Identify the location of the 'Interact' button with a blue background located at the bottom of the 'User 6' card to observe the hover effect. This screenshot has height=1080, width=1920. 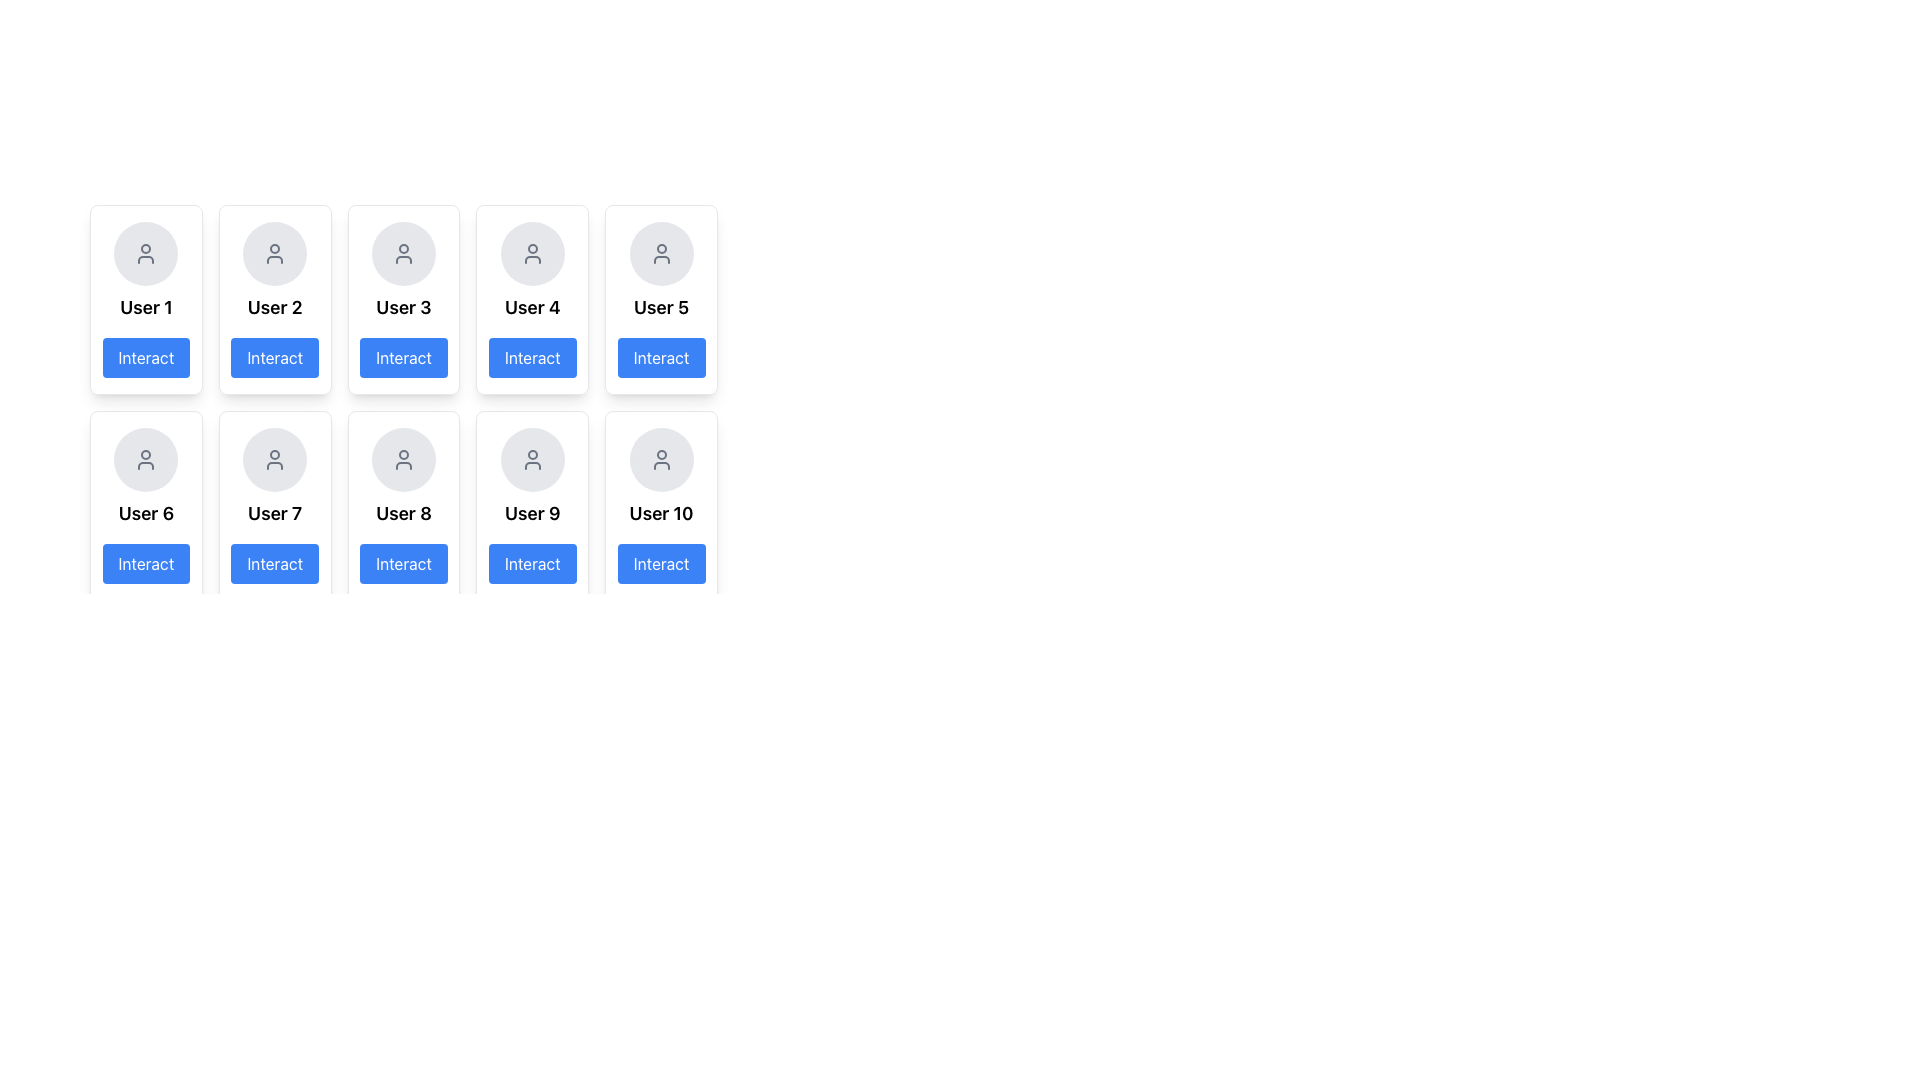
(145, 563).